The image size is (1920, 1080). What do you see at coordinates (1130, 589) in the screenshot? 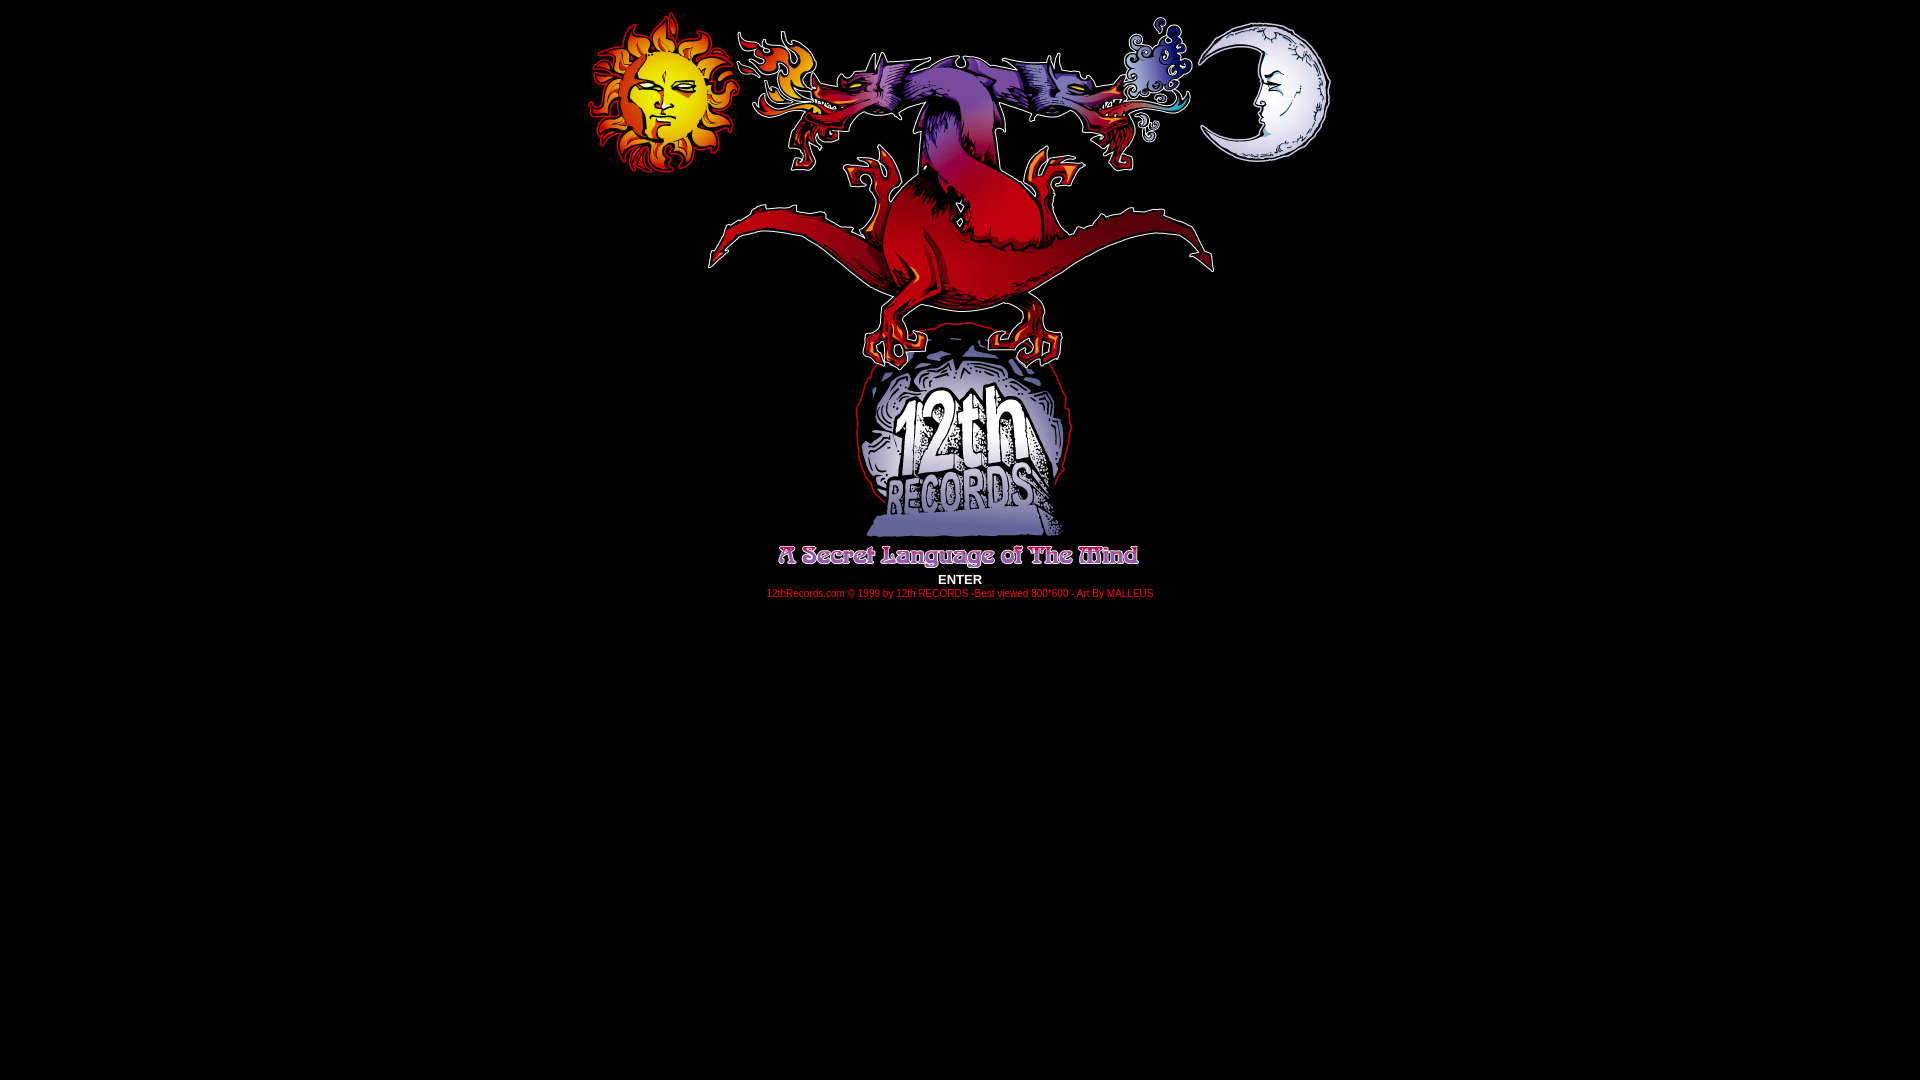
I see `'MALLEUS'` at bounding box center [1130, 589].